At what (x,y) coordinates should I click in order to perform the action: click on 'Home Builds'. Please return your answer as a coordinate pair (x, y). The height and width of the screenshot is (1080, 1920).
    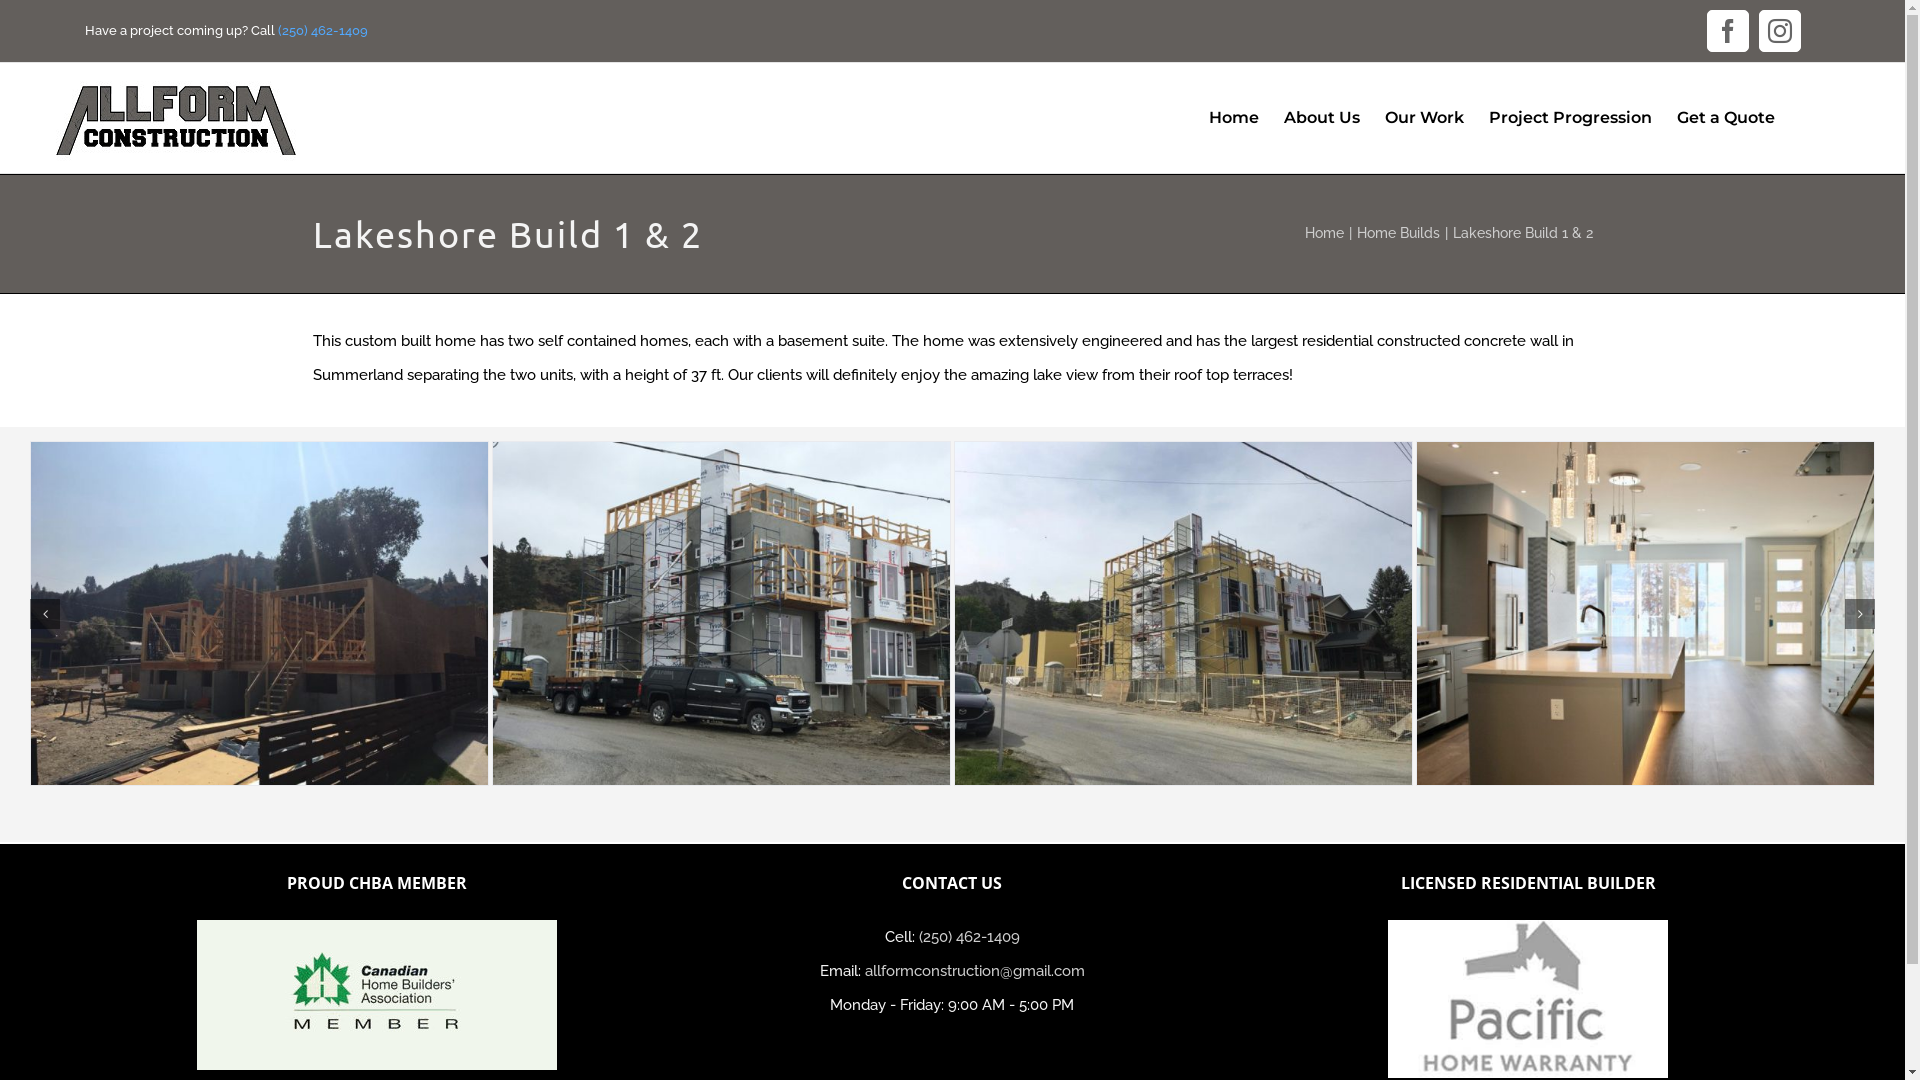
    Looking at the image, I should click on (1396, 231).